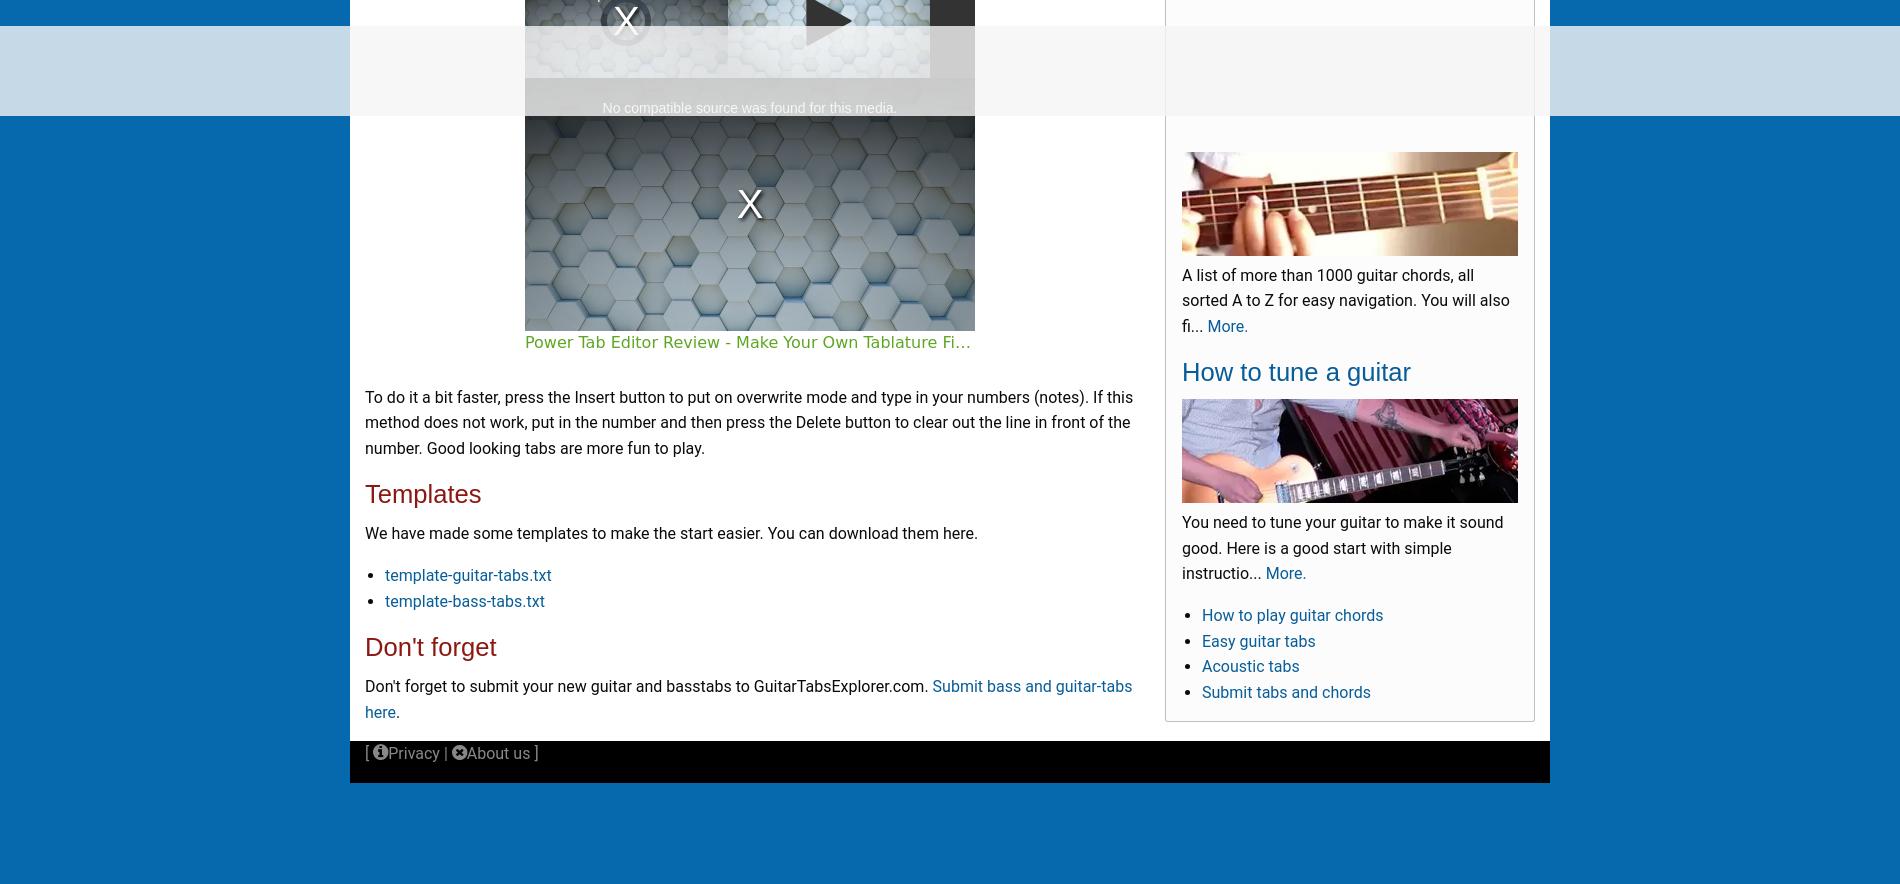 The height and width of the screenshot is (884, 1900). Describe the element at coordinates (534, 753) in the screenshot. I see `']'` at that location.